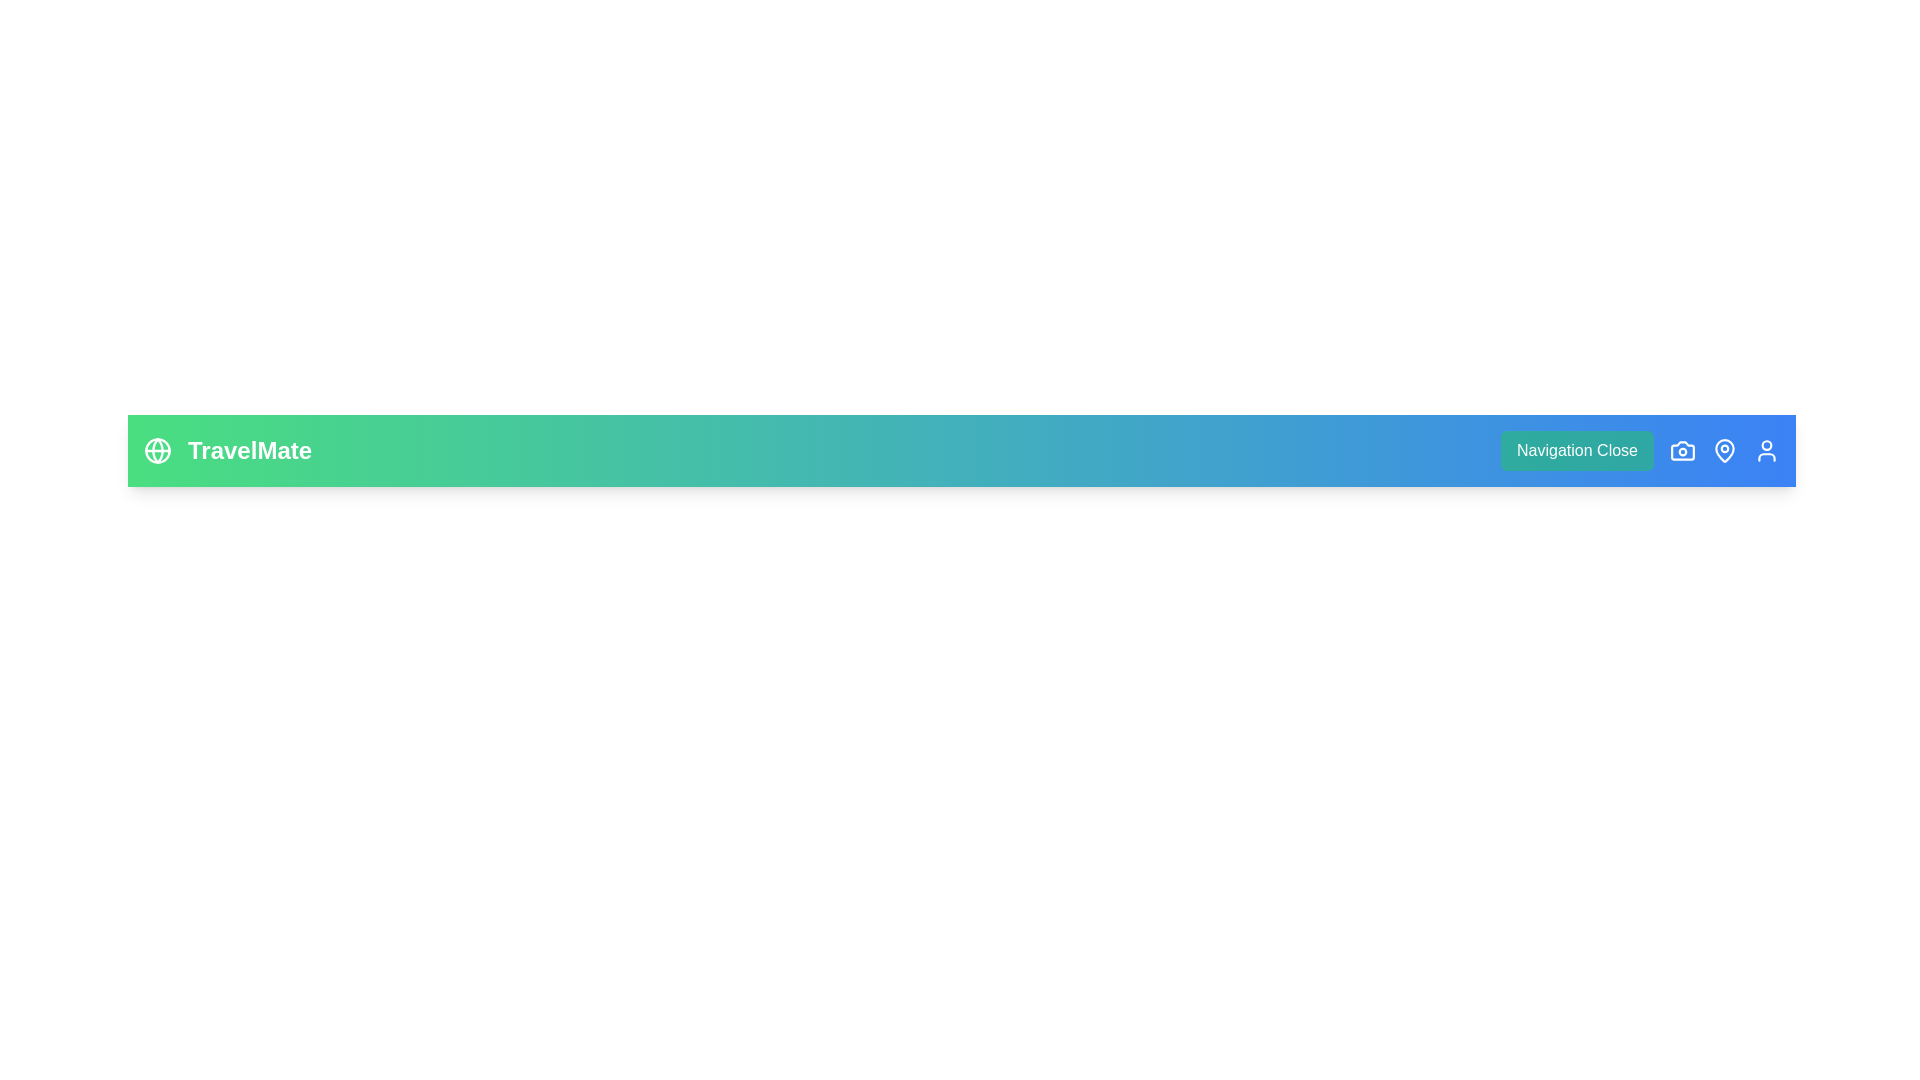 This screenshot has width=1920, height=1080. What do you see at coordinates (1723, 451) in the screenshot?
I see `the map pin icon to activate location-related functionality` at bounding box center [1723, 451].